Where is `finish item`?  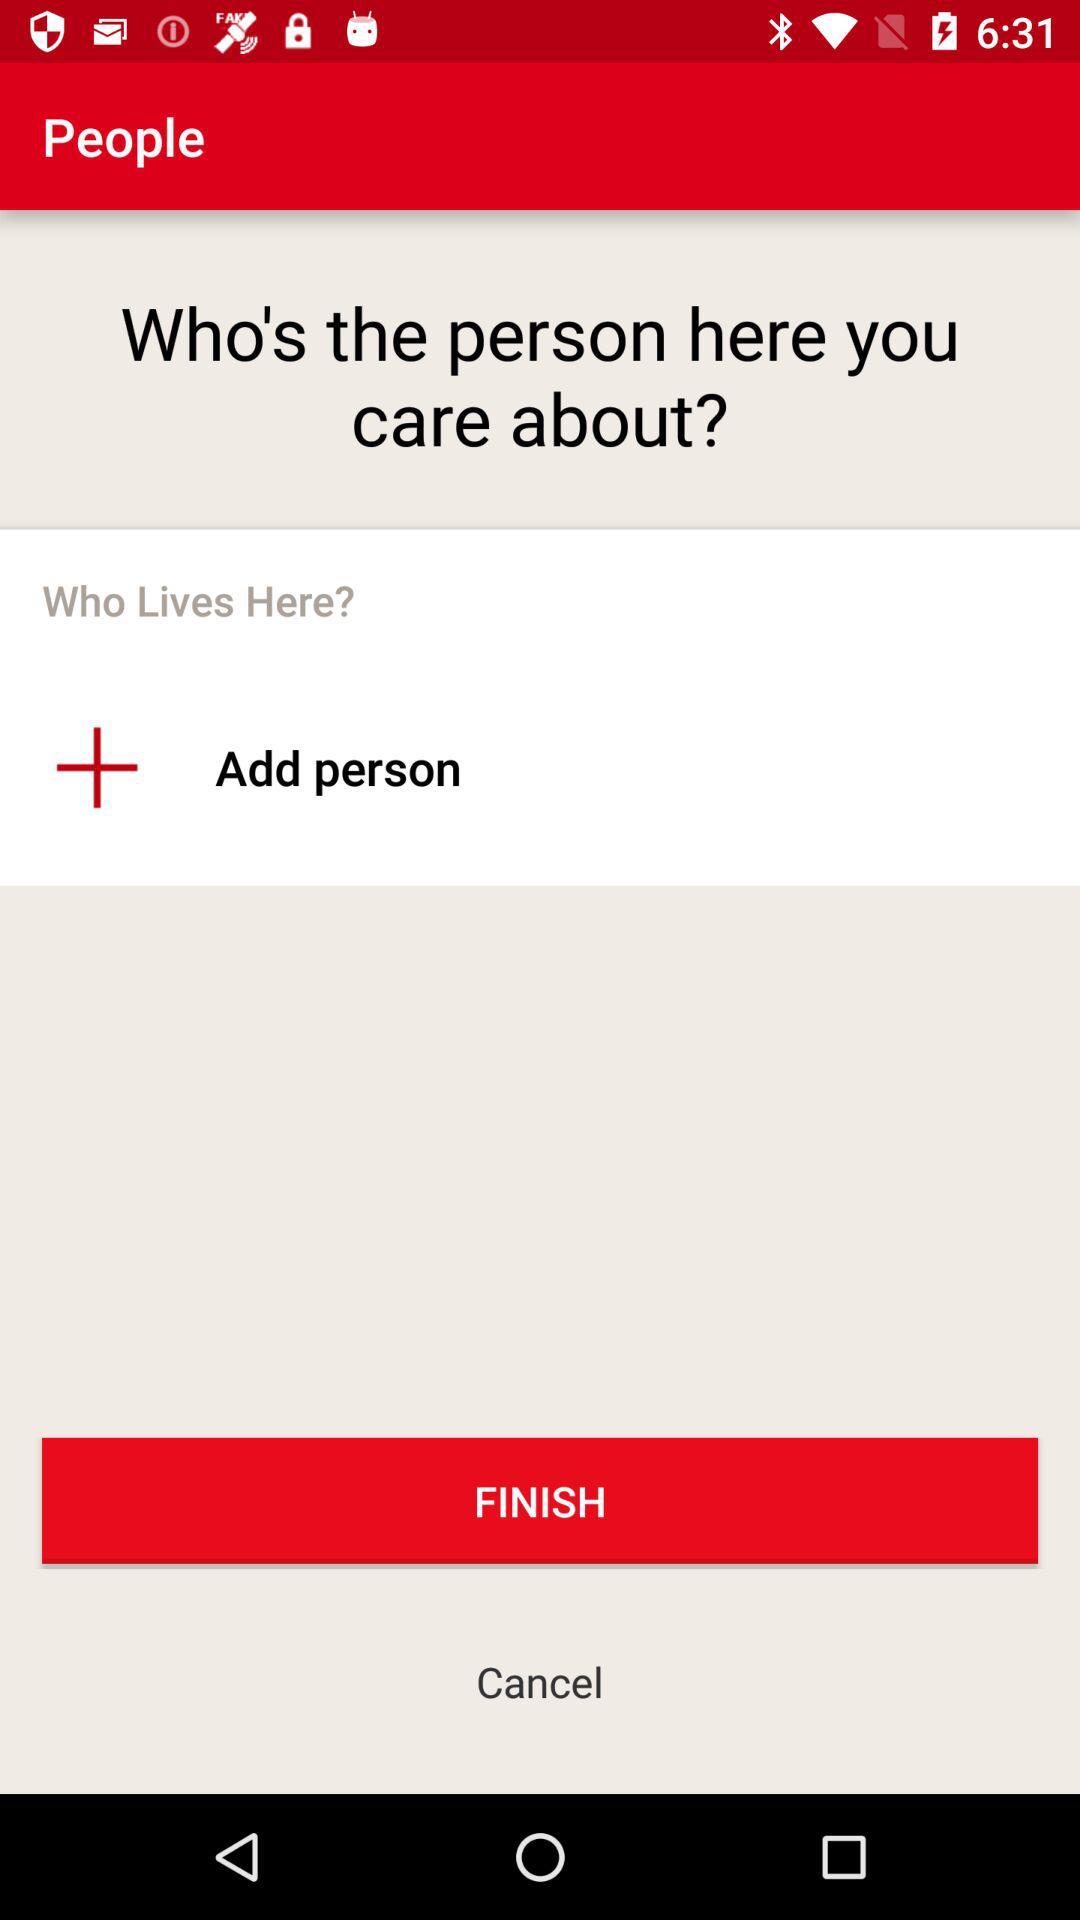
finish item is located at coordinates (540, 1500).